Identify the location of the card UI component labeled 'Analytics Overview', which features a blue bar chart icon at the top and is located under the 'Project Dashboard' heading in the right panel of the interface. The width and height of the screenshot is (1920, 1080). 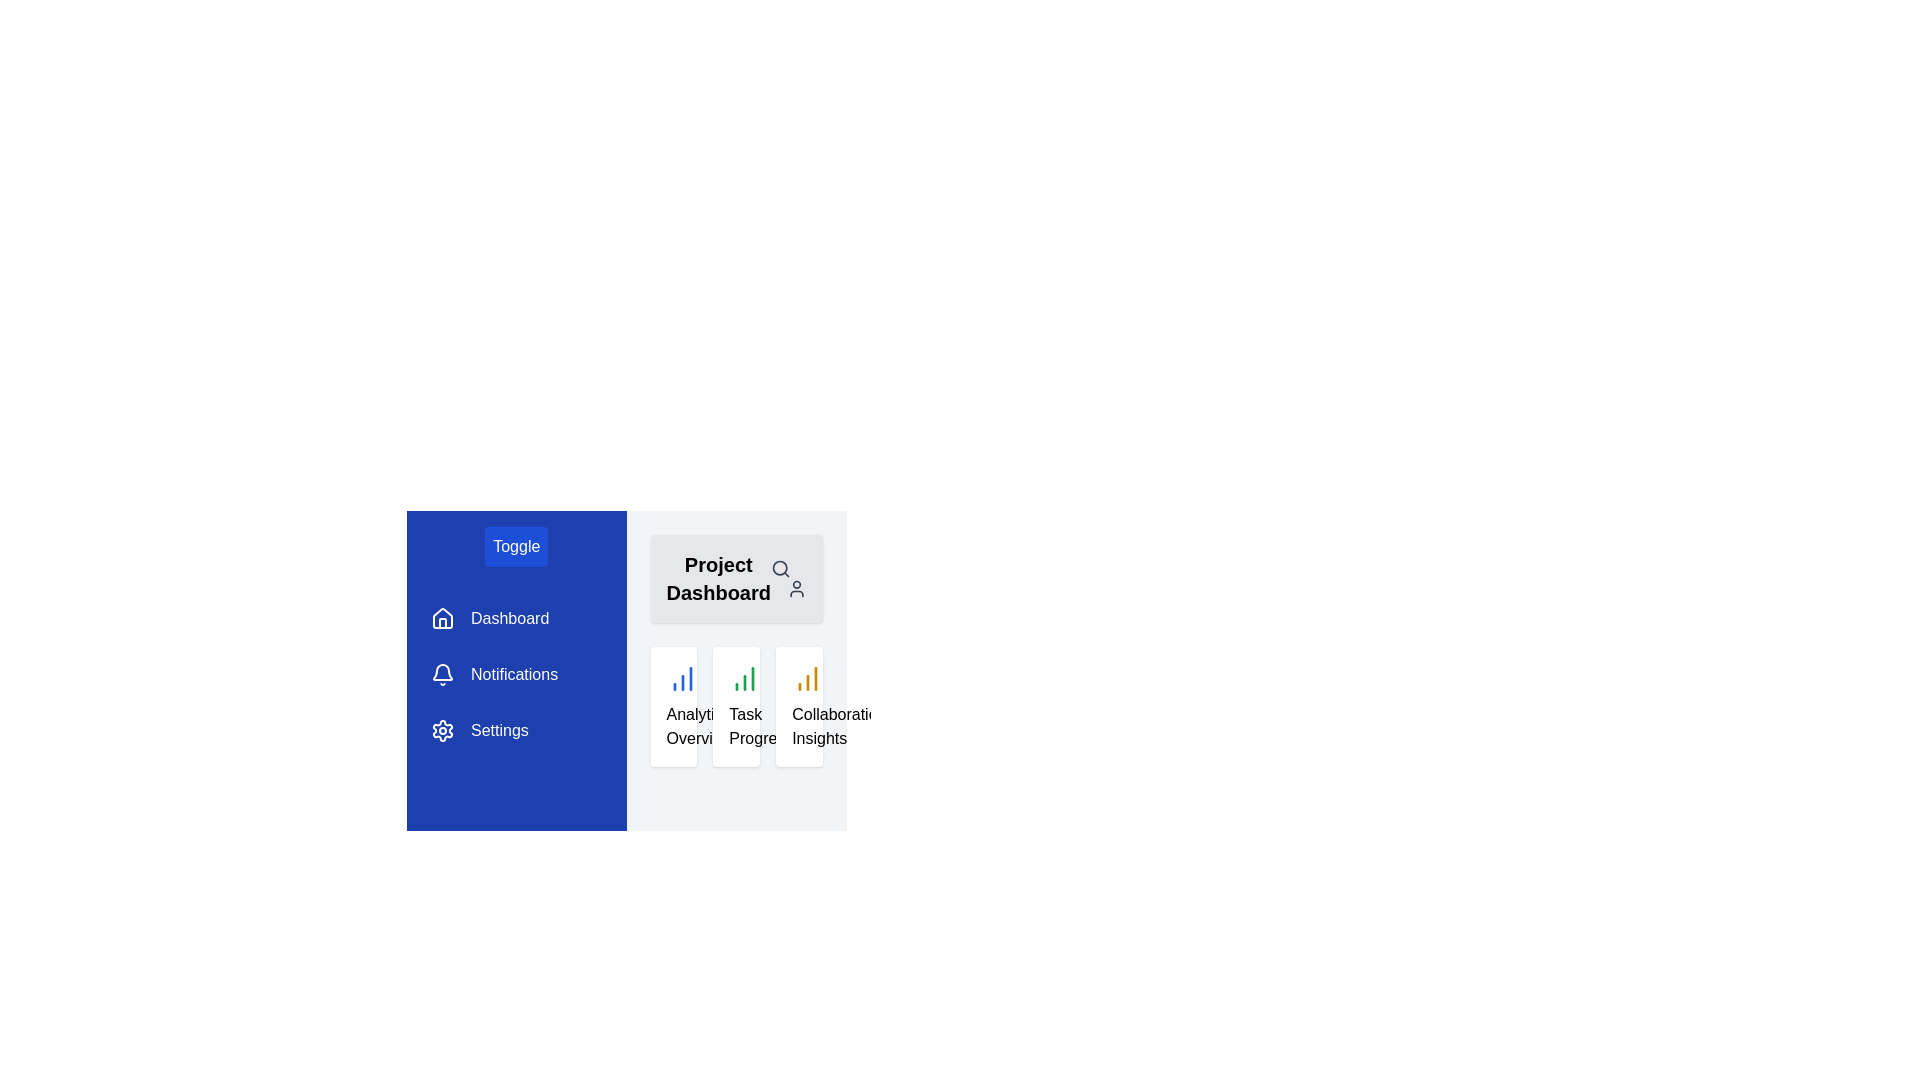
(673, 705).